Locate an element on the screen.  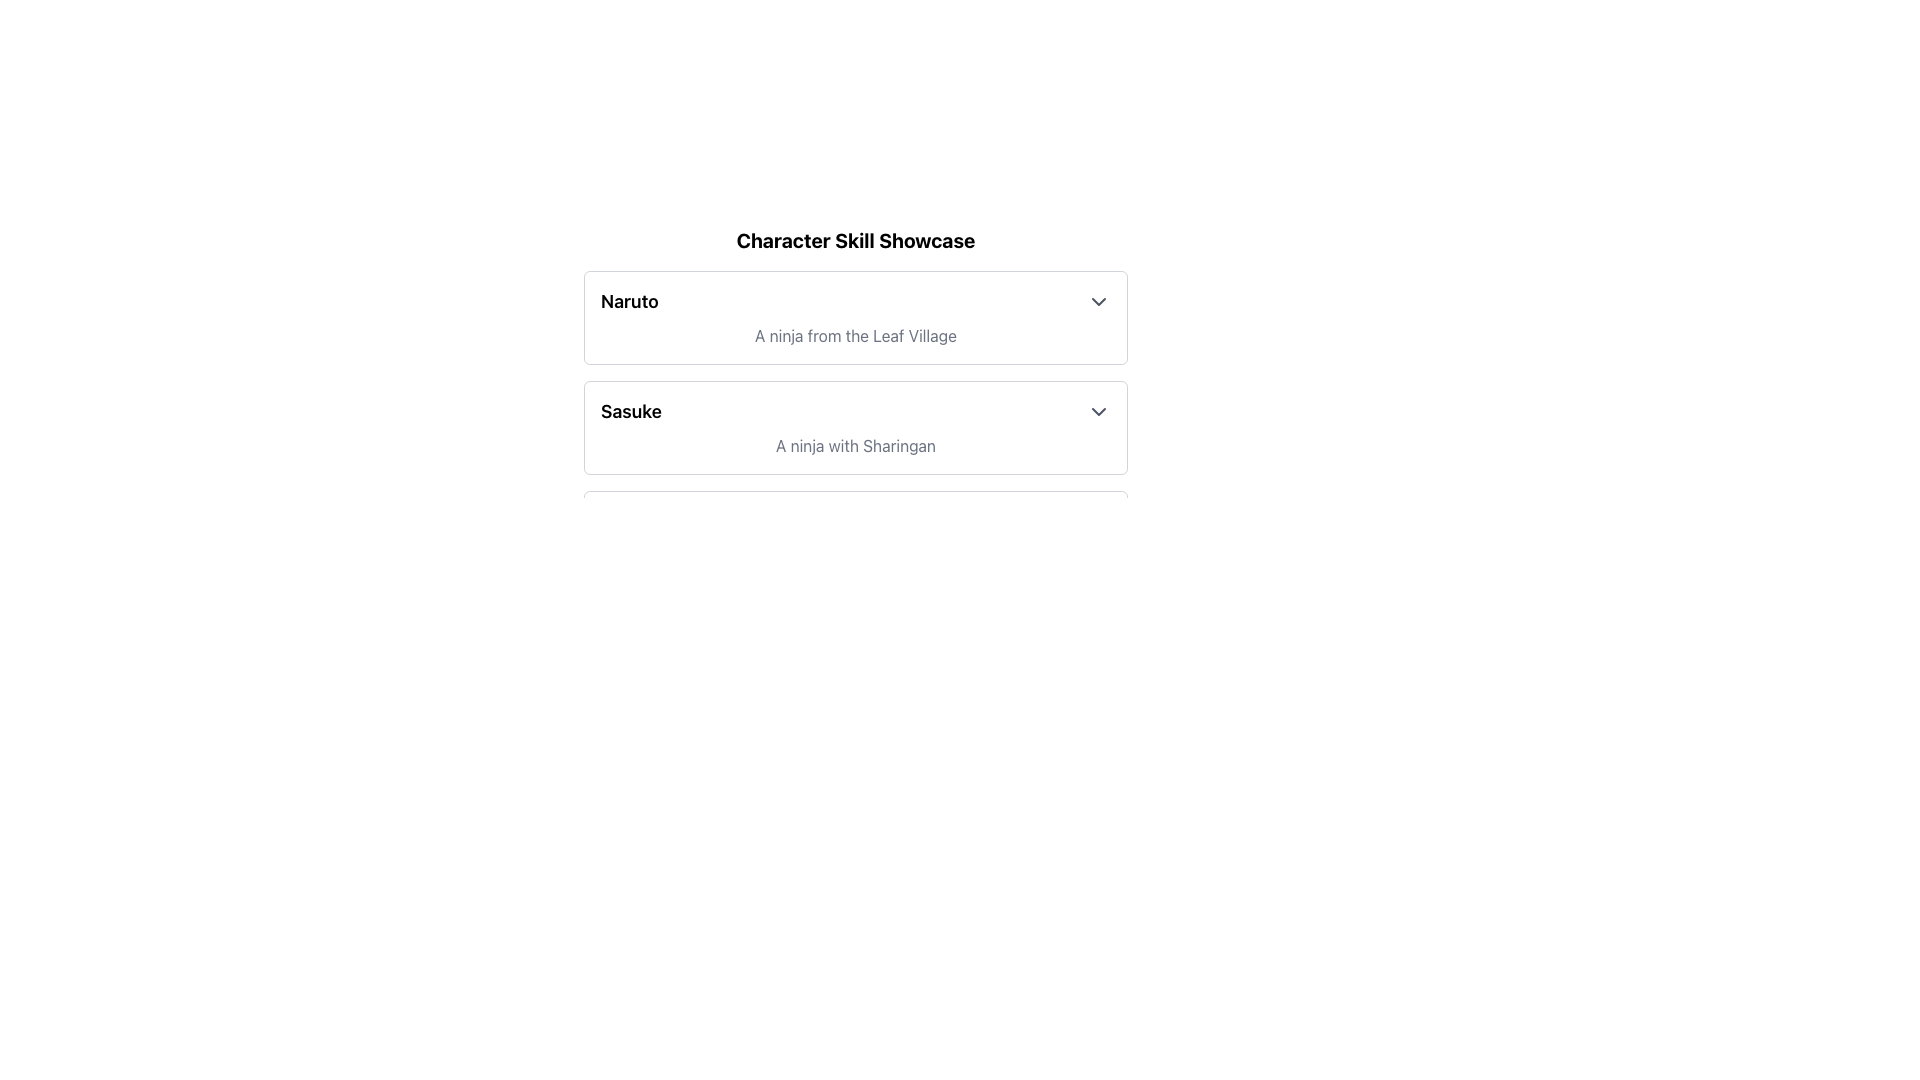
the descriptive subtitle text label for the character 'Naruto', located below the main title within a bordered and rounded rectangular section is located at coordinates (855, 334).